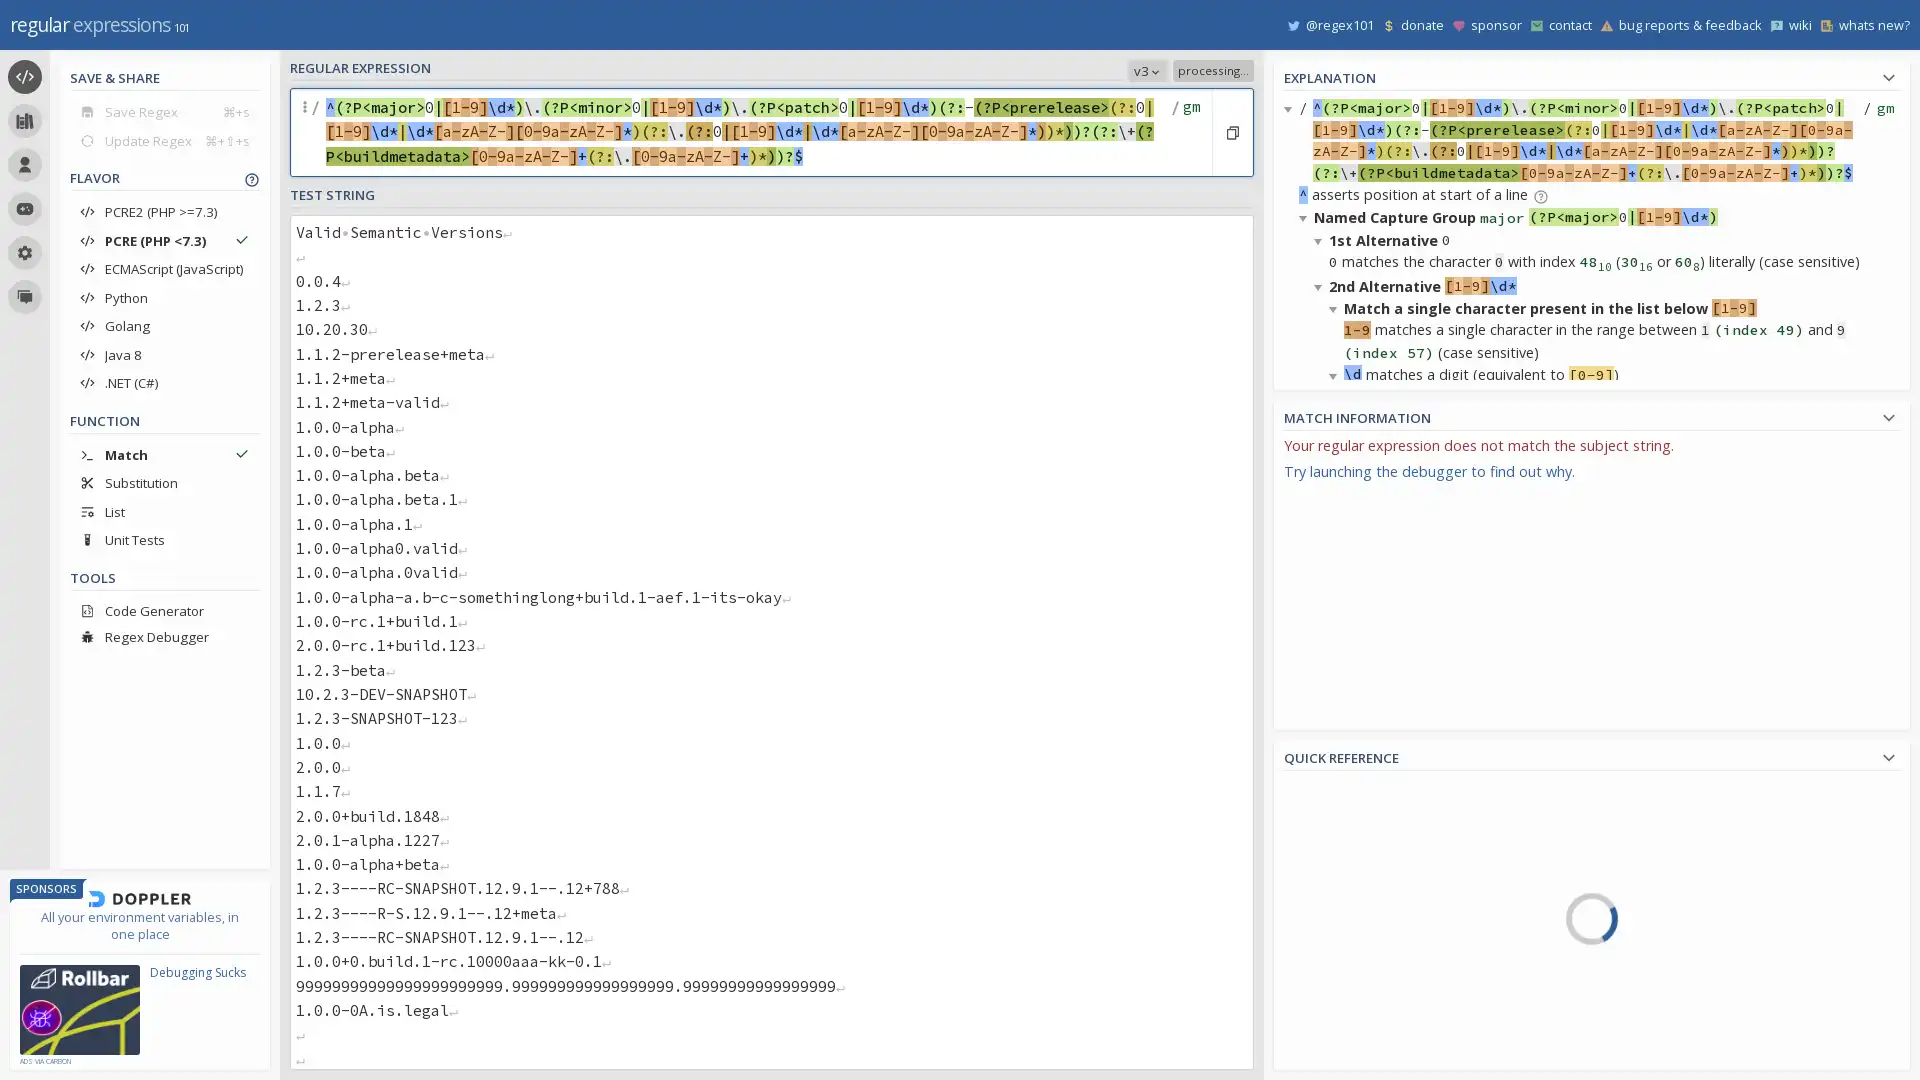 The height and width of the screenshot is (1080, 1920). I want to click on Group minor, so click(1337, 696).